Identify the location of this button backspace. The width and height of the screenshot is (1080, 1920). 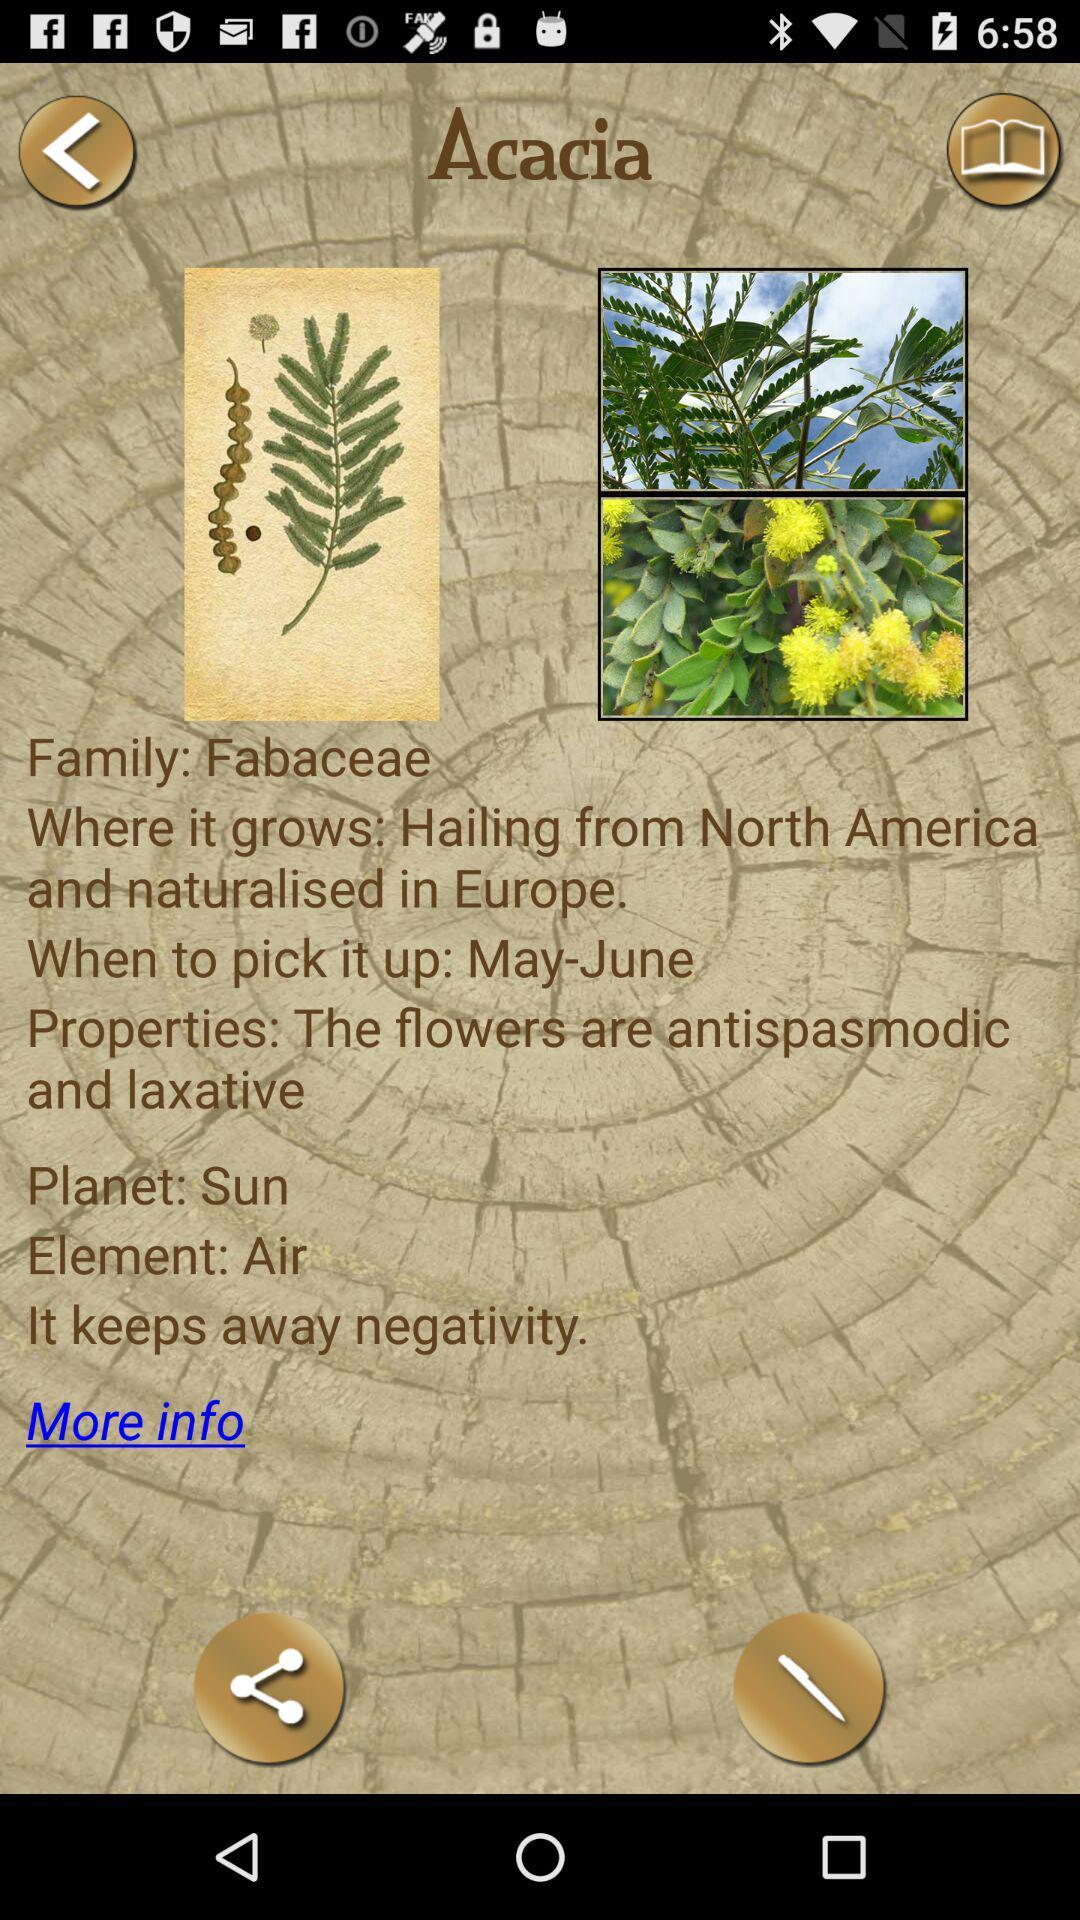
(75, 151).